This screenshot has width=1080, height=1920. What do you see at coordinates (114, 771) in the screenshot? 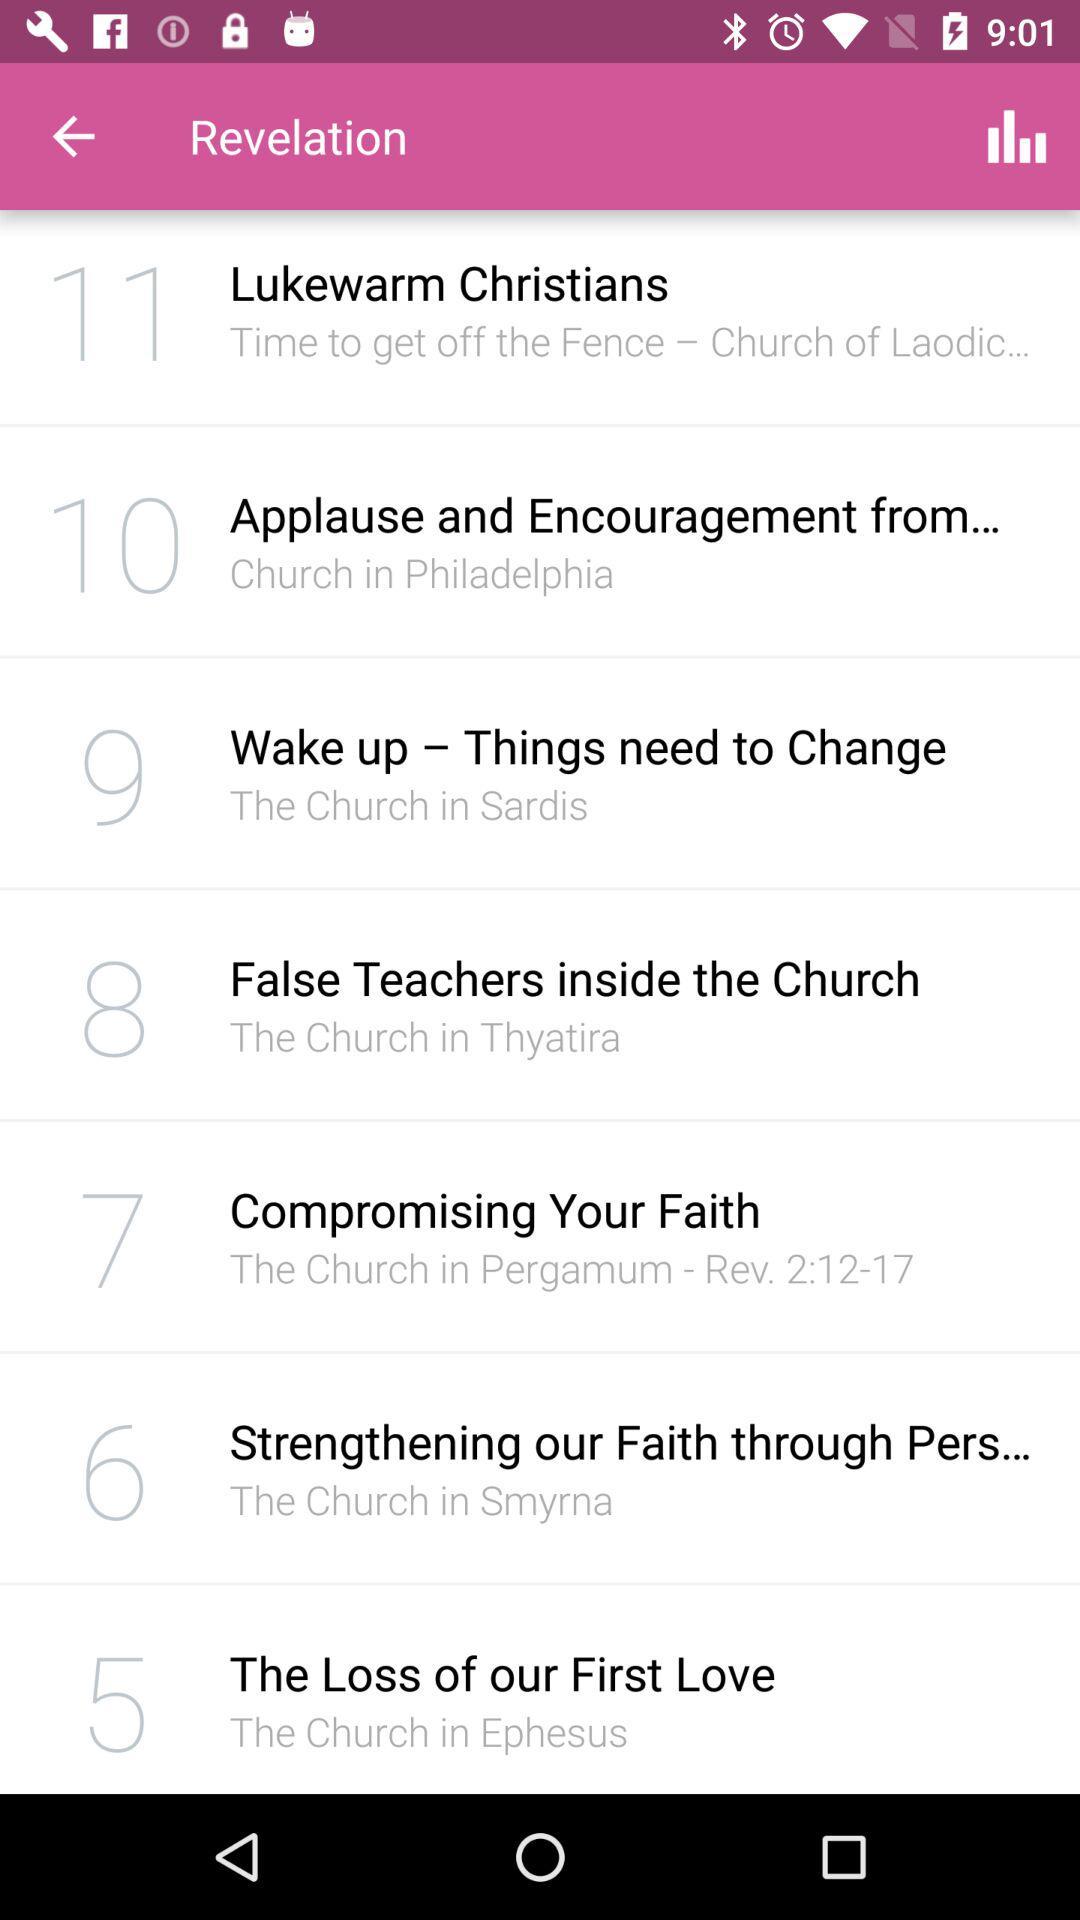
I see `the 9` at bounding box center [114, 771].